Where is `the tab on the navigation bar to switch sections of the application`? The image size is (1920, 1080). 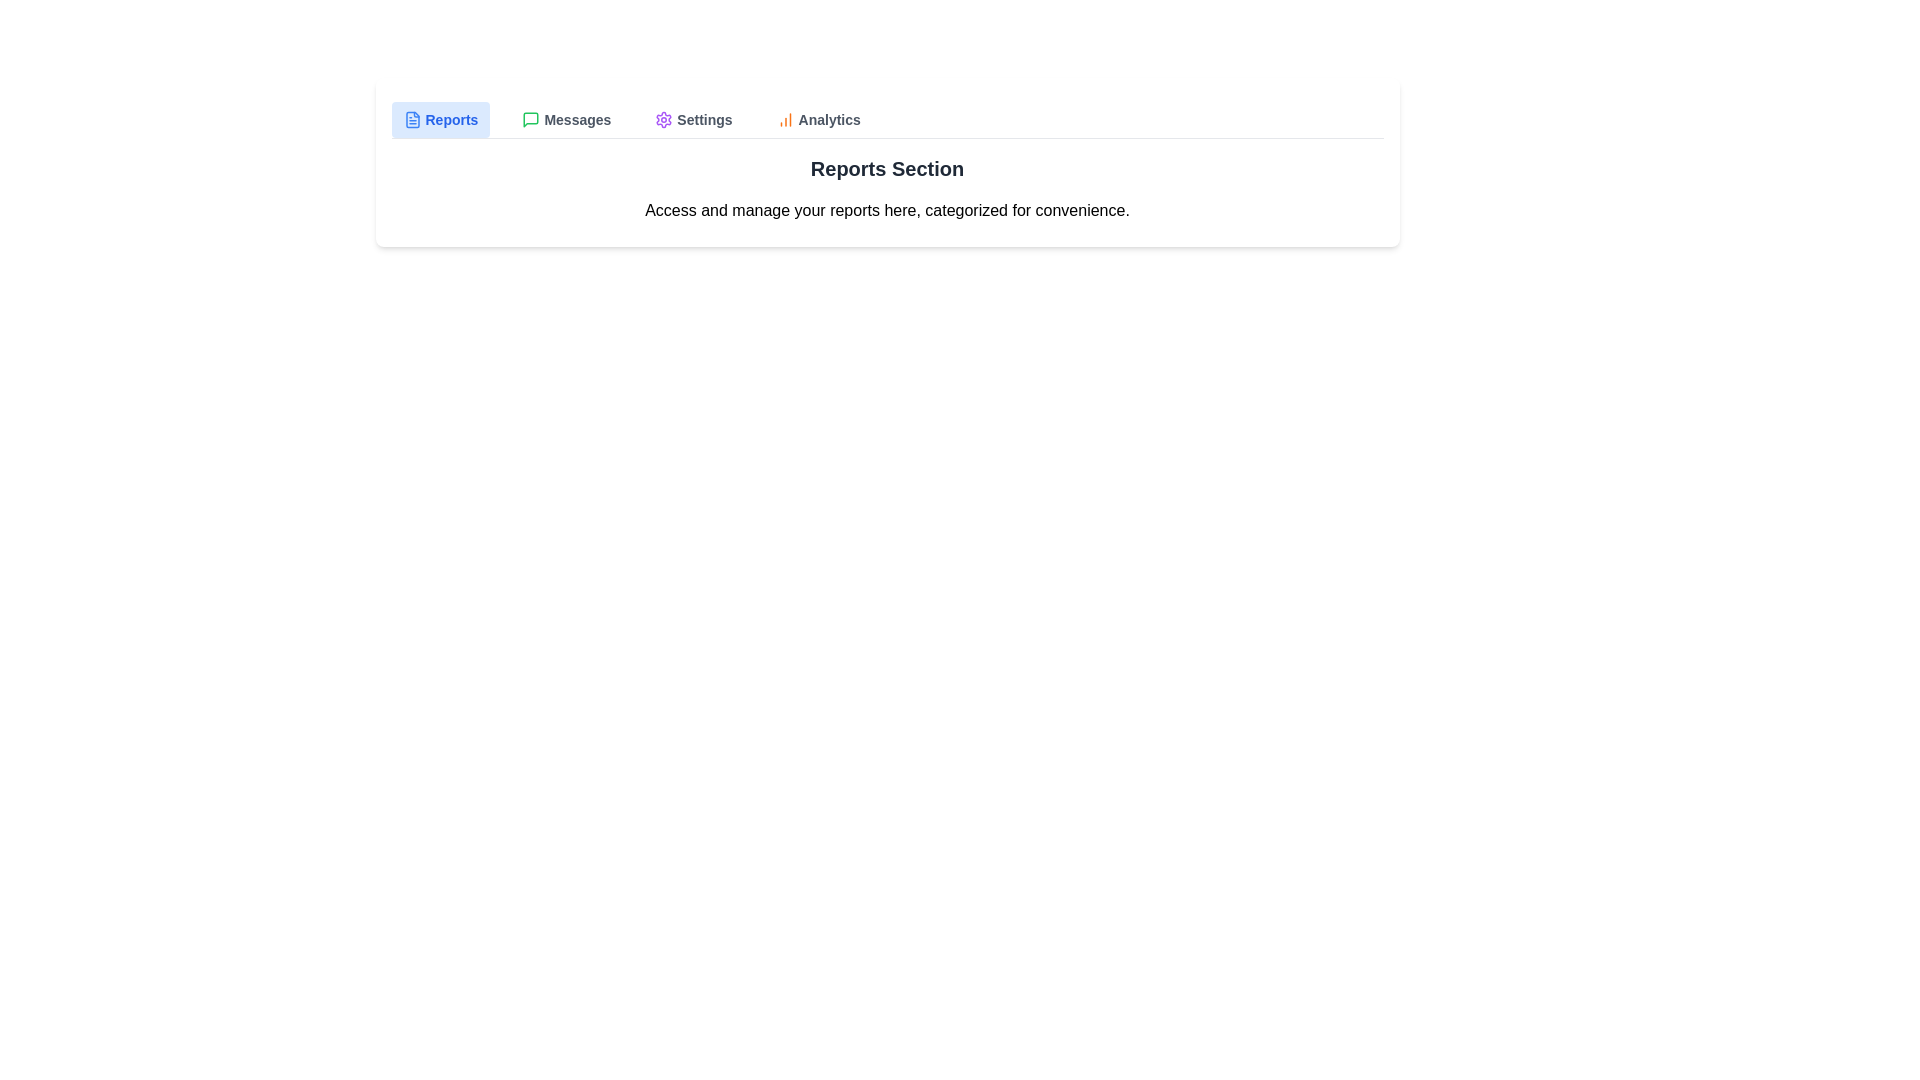
the tab on the navigation bar to switch sections of the application is located at coordinates (886, 120).